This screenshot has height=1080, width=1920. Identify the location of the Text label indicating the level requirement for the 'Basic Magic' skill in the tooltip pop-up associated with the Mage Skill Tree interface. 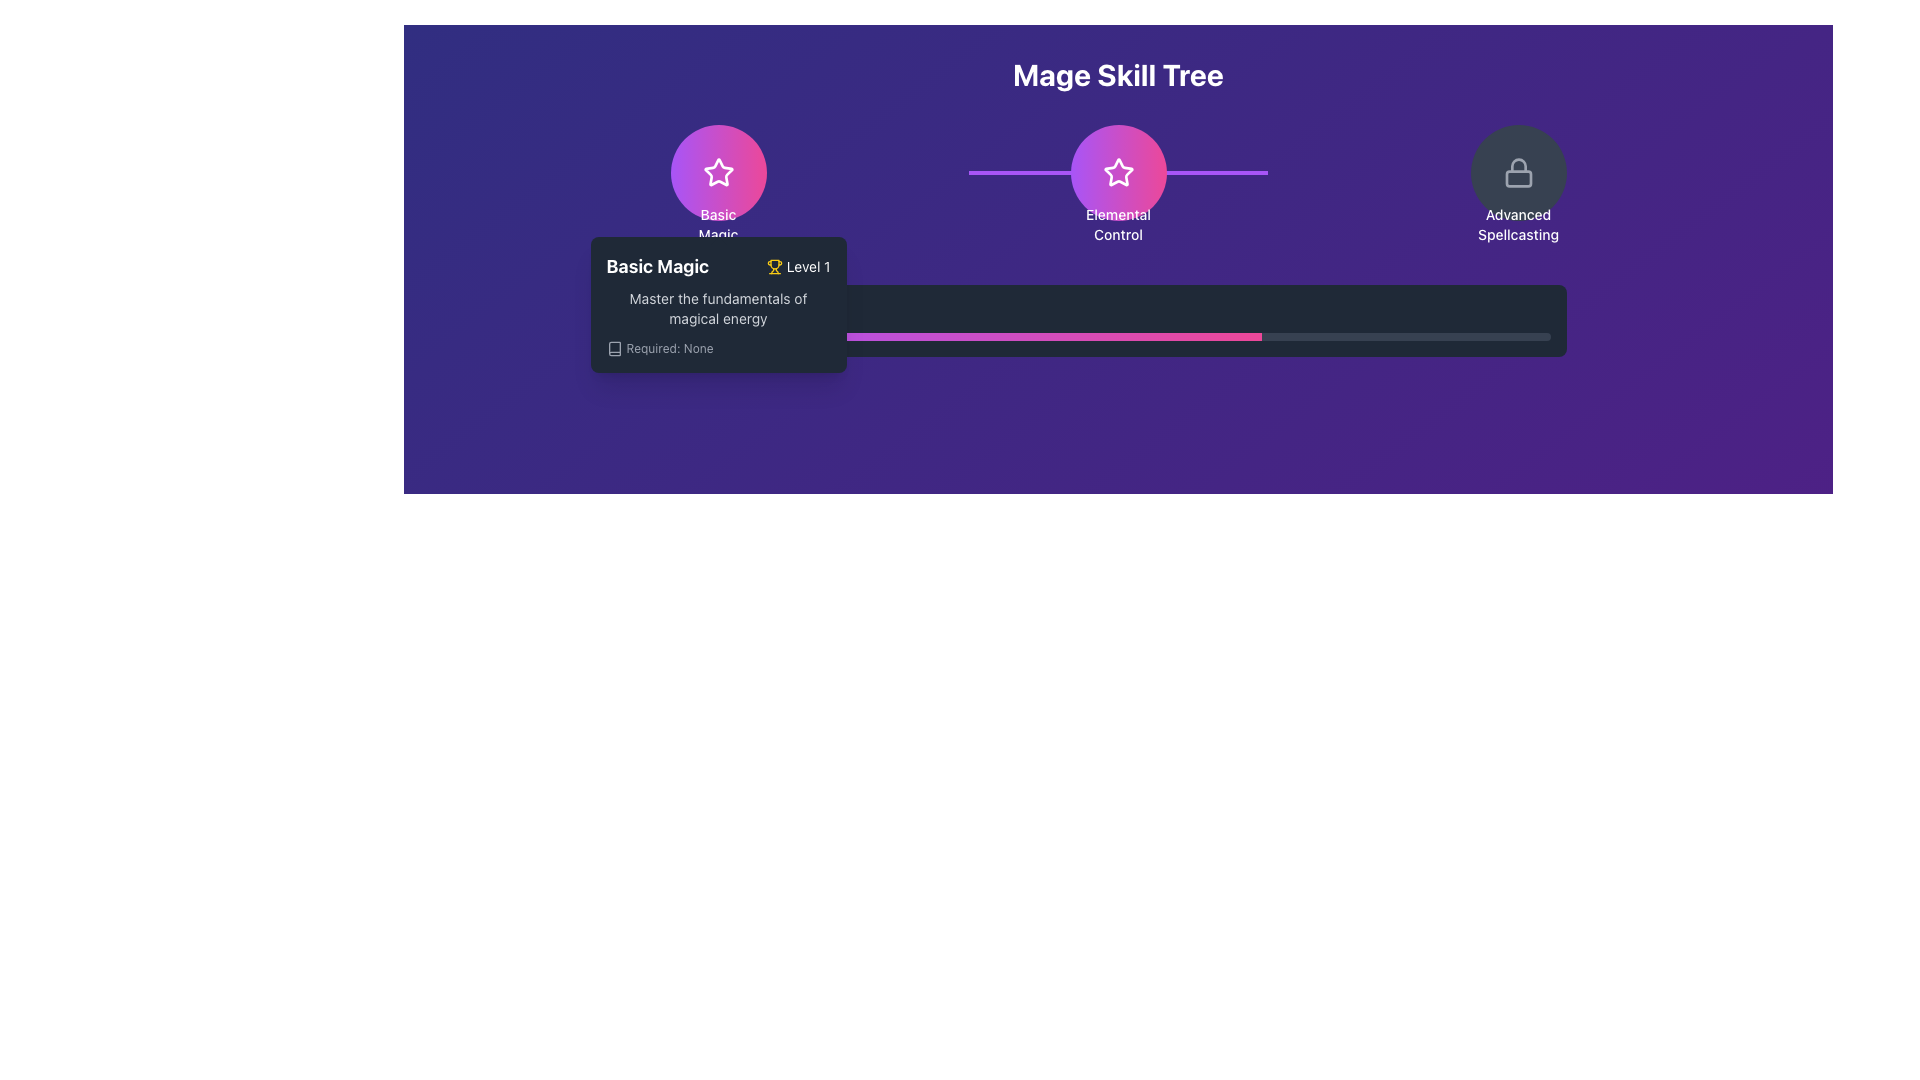
(808, 265).